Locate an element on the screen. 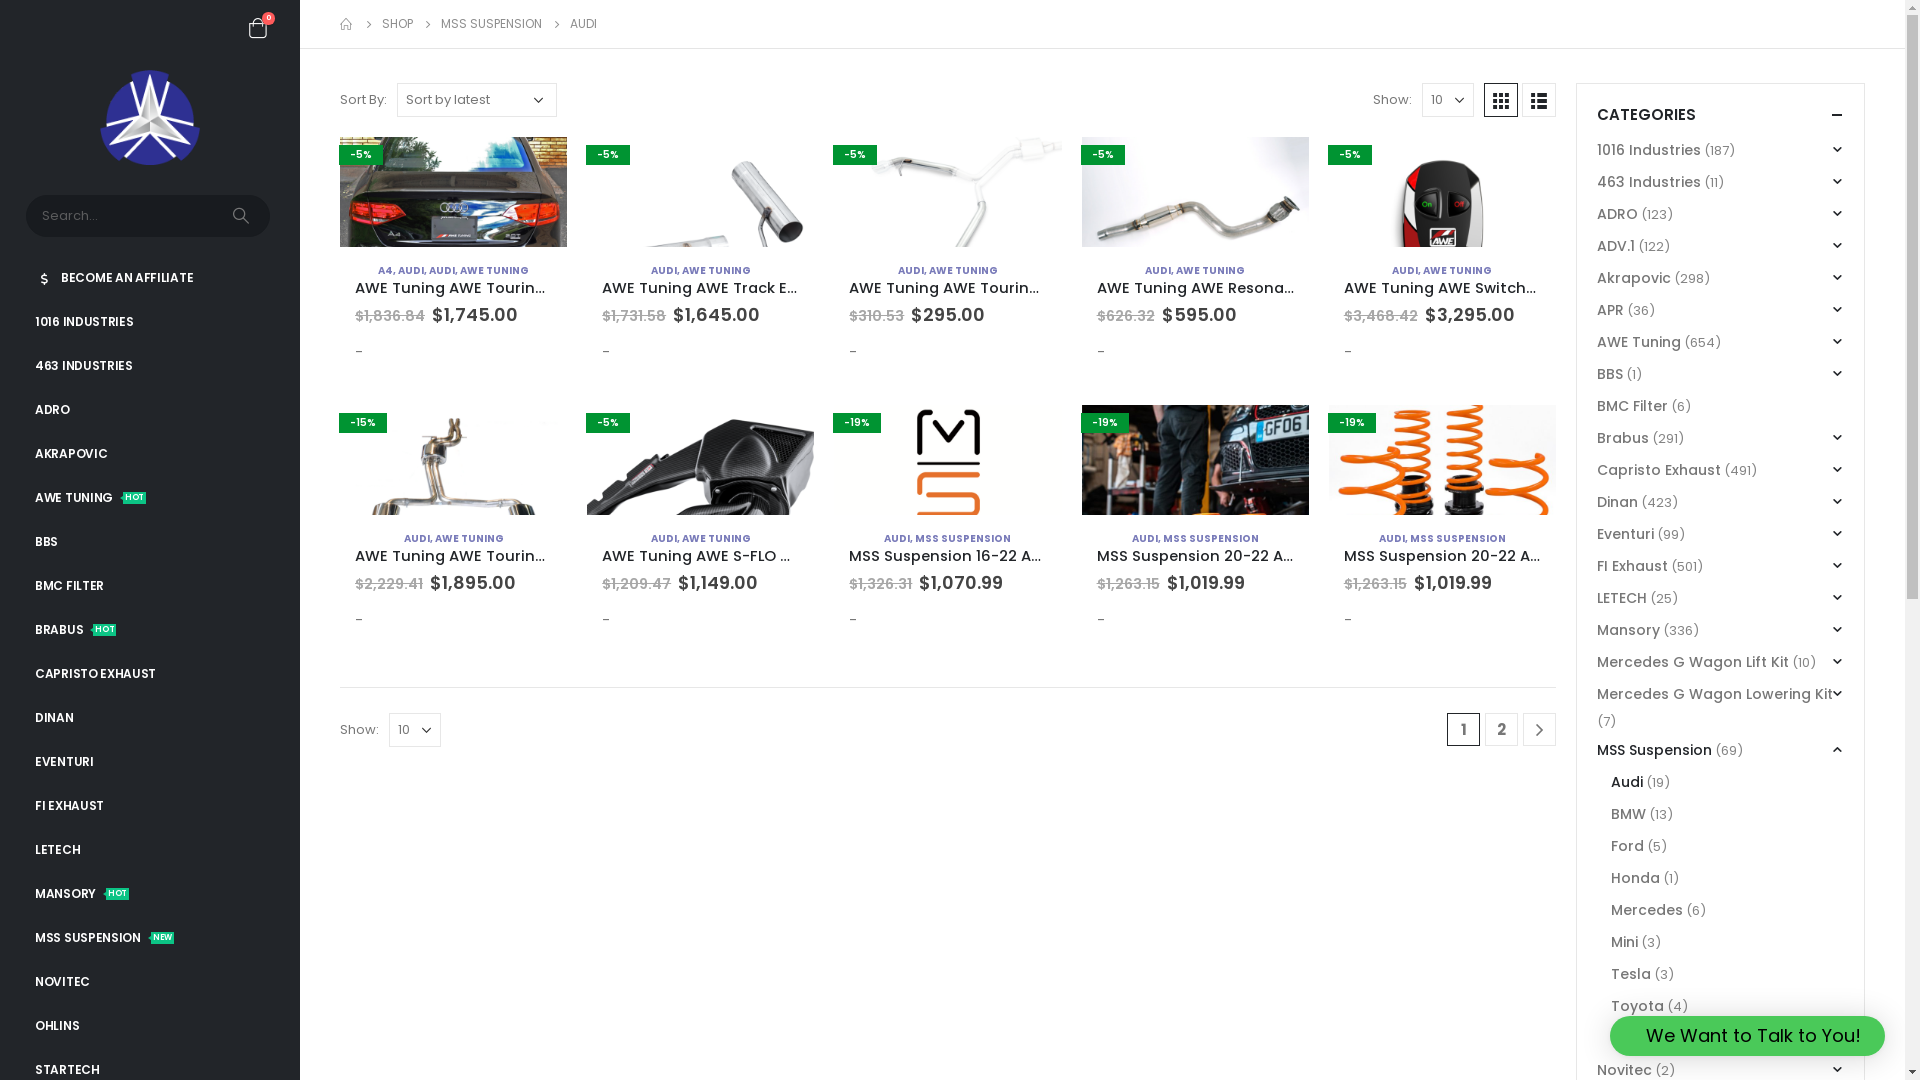 This screenshot has width=1920, height=1080. 'ADRO' is located at coordinates (148, 409).